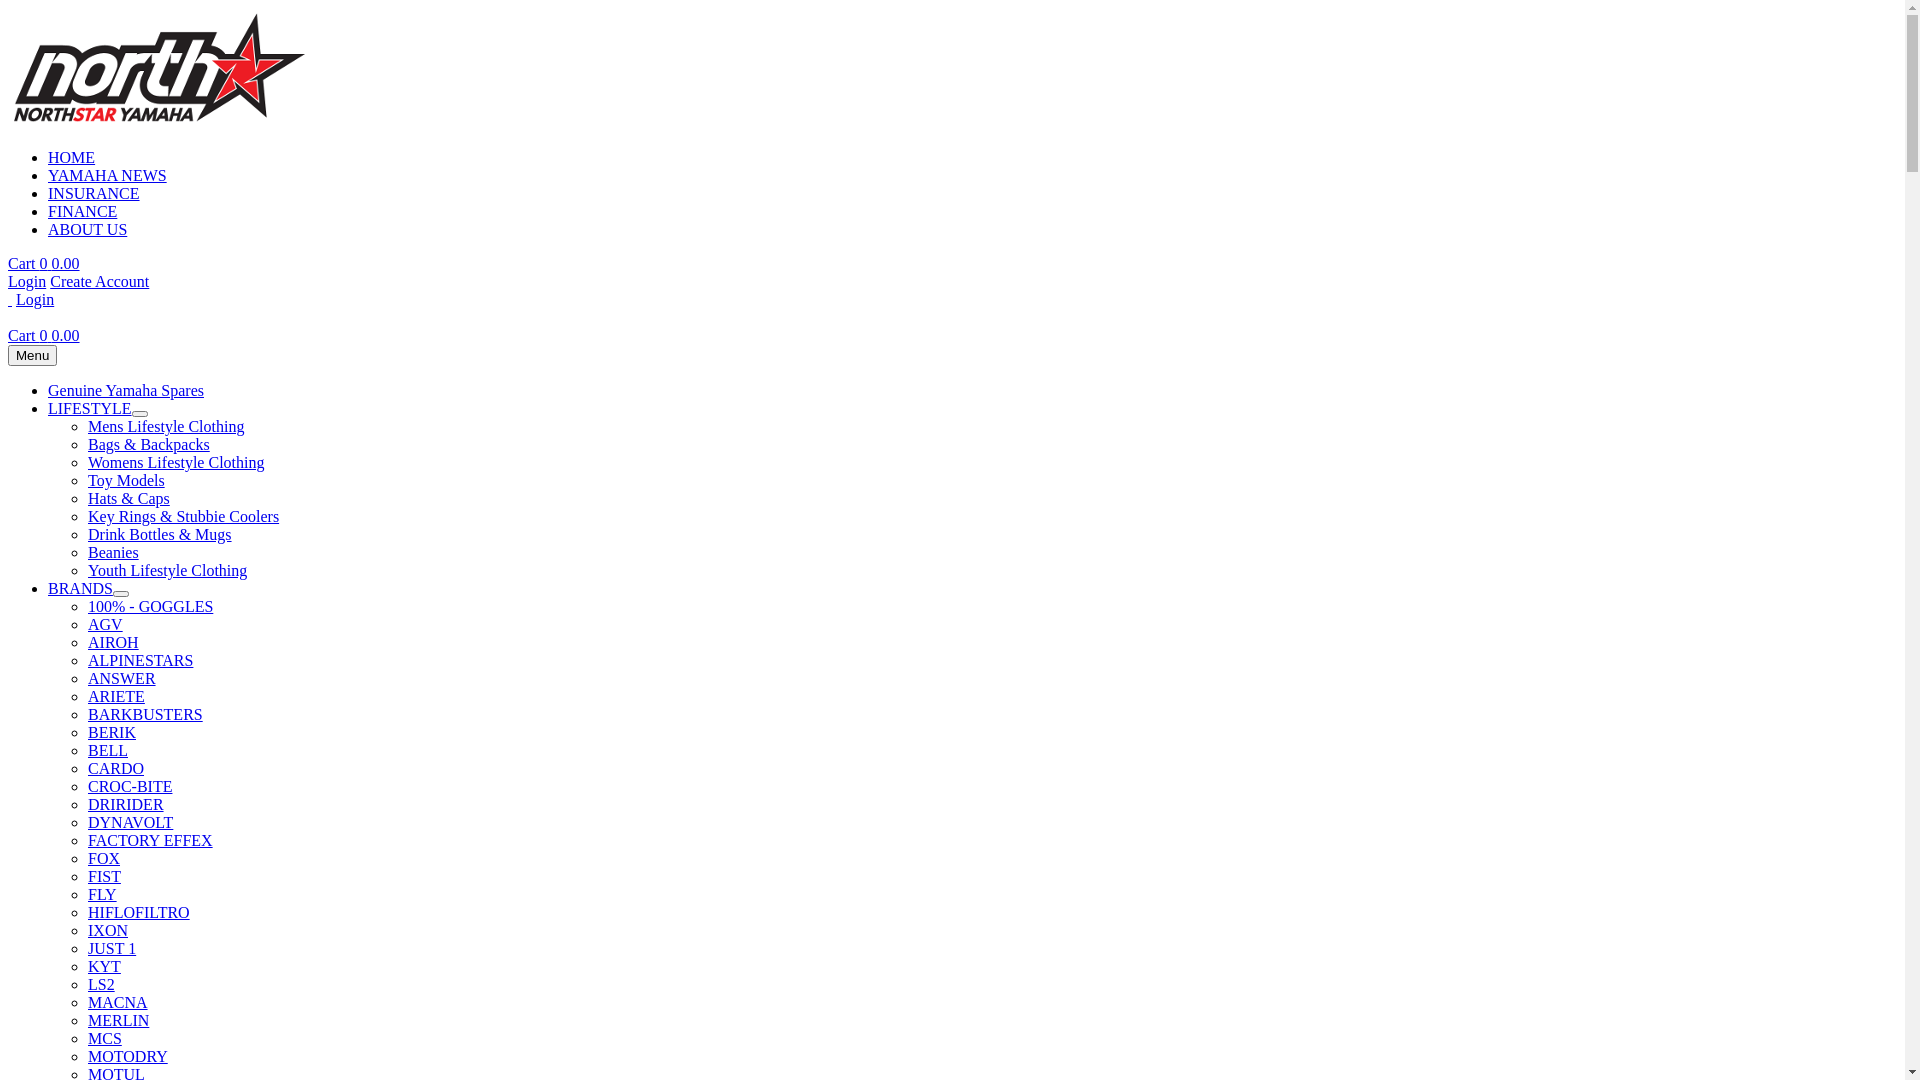 This screenshot has width=1920, height=1080. I want to click on 'MCS', so click(104, 1037).